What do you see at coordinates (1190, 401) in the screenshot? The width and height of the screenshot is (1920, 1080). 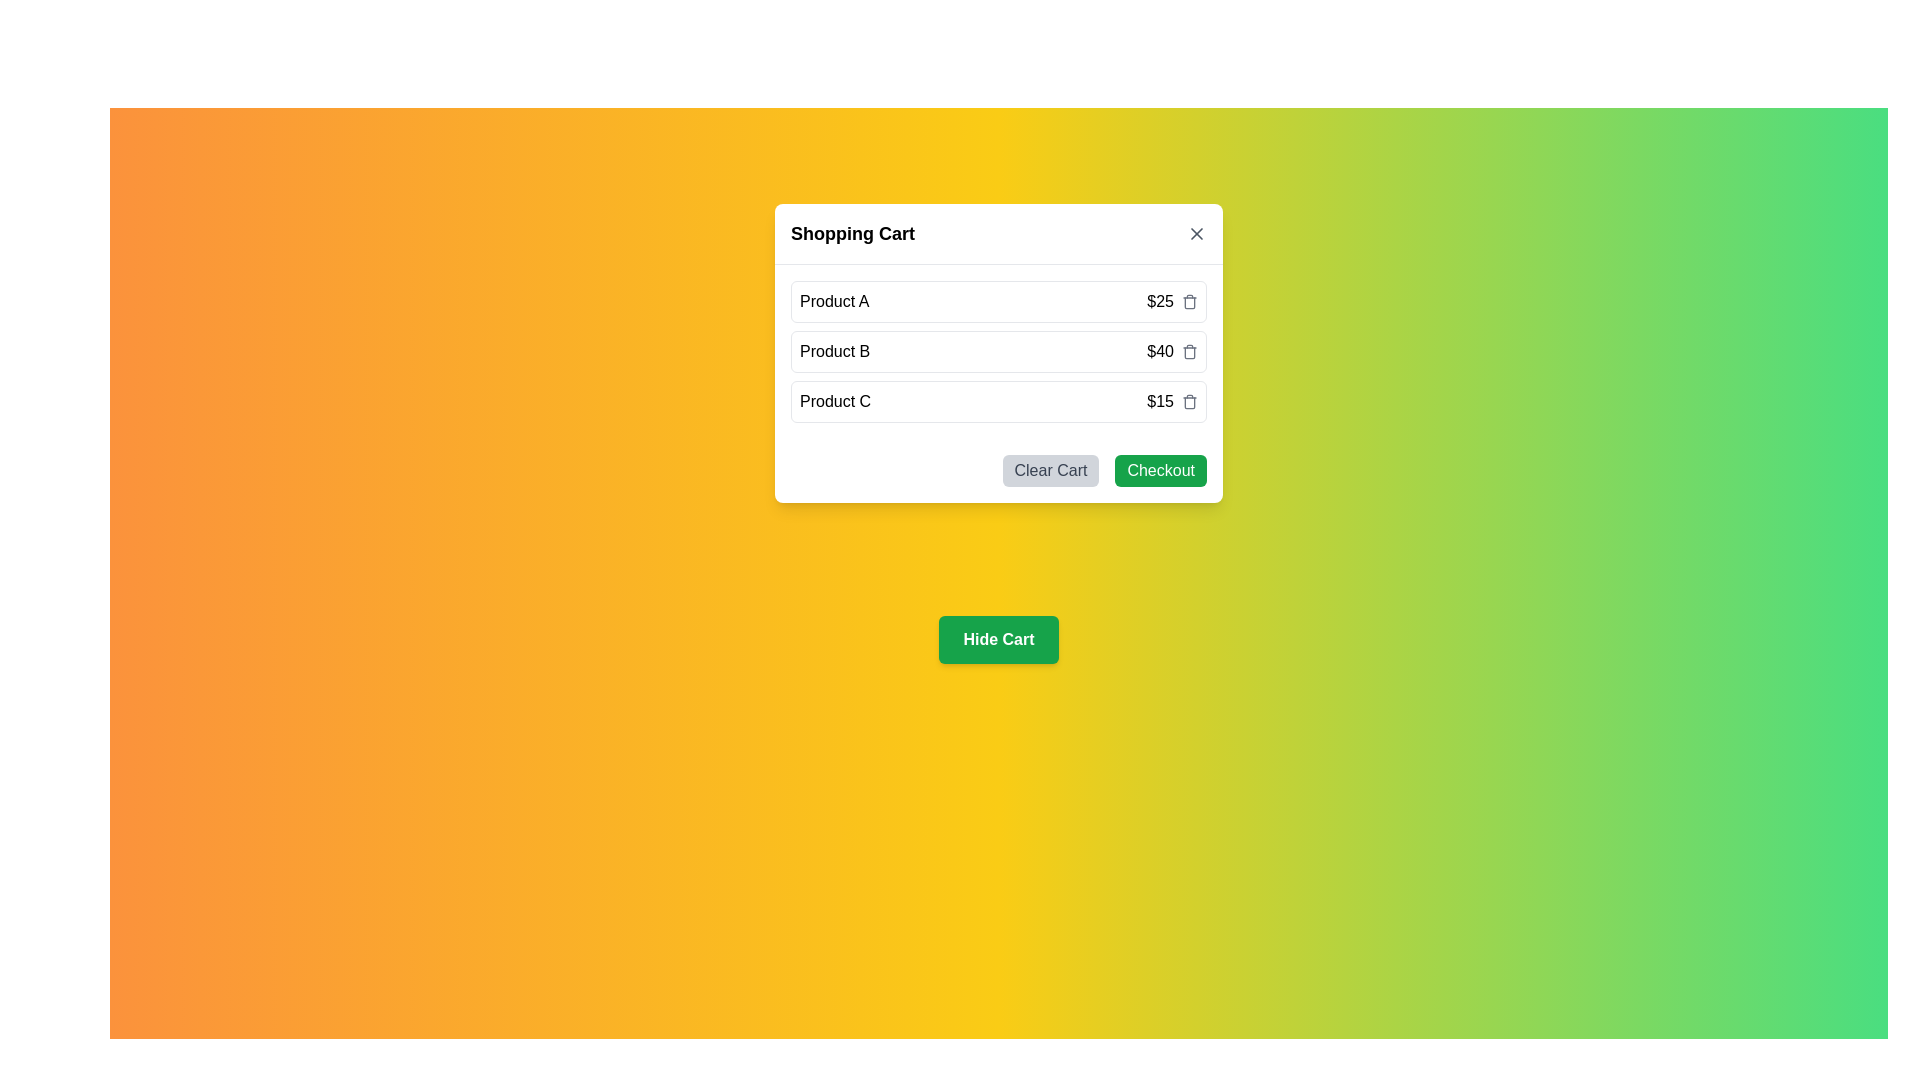 I see `the Icon button that removes Product C from the shopping cart to change its color` at bounding box center [1190, 401].